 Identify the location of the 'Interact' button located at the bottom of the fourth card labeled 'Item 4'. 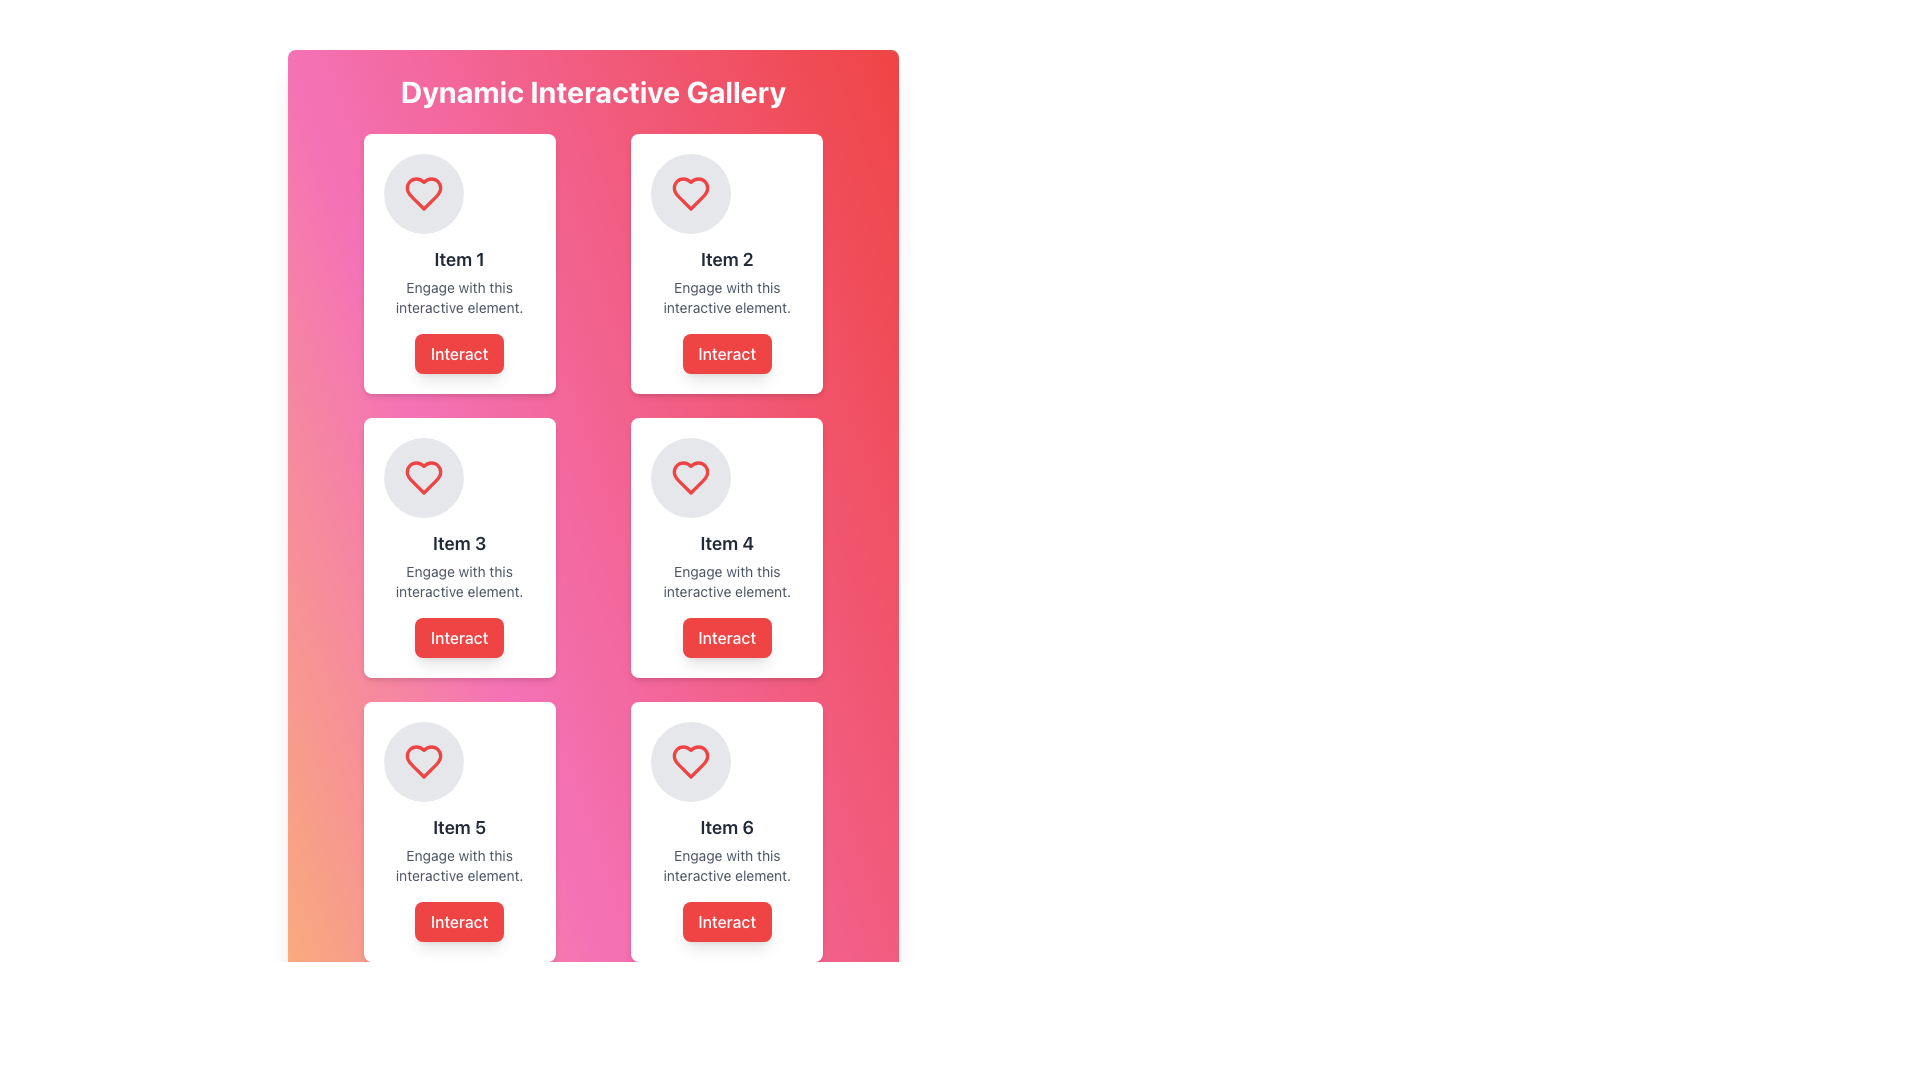
(726, 637).